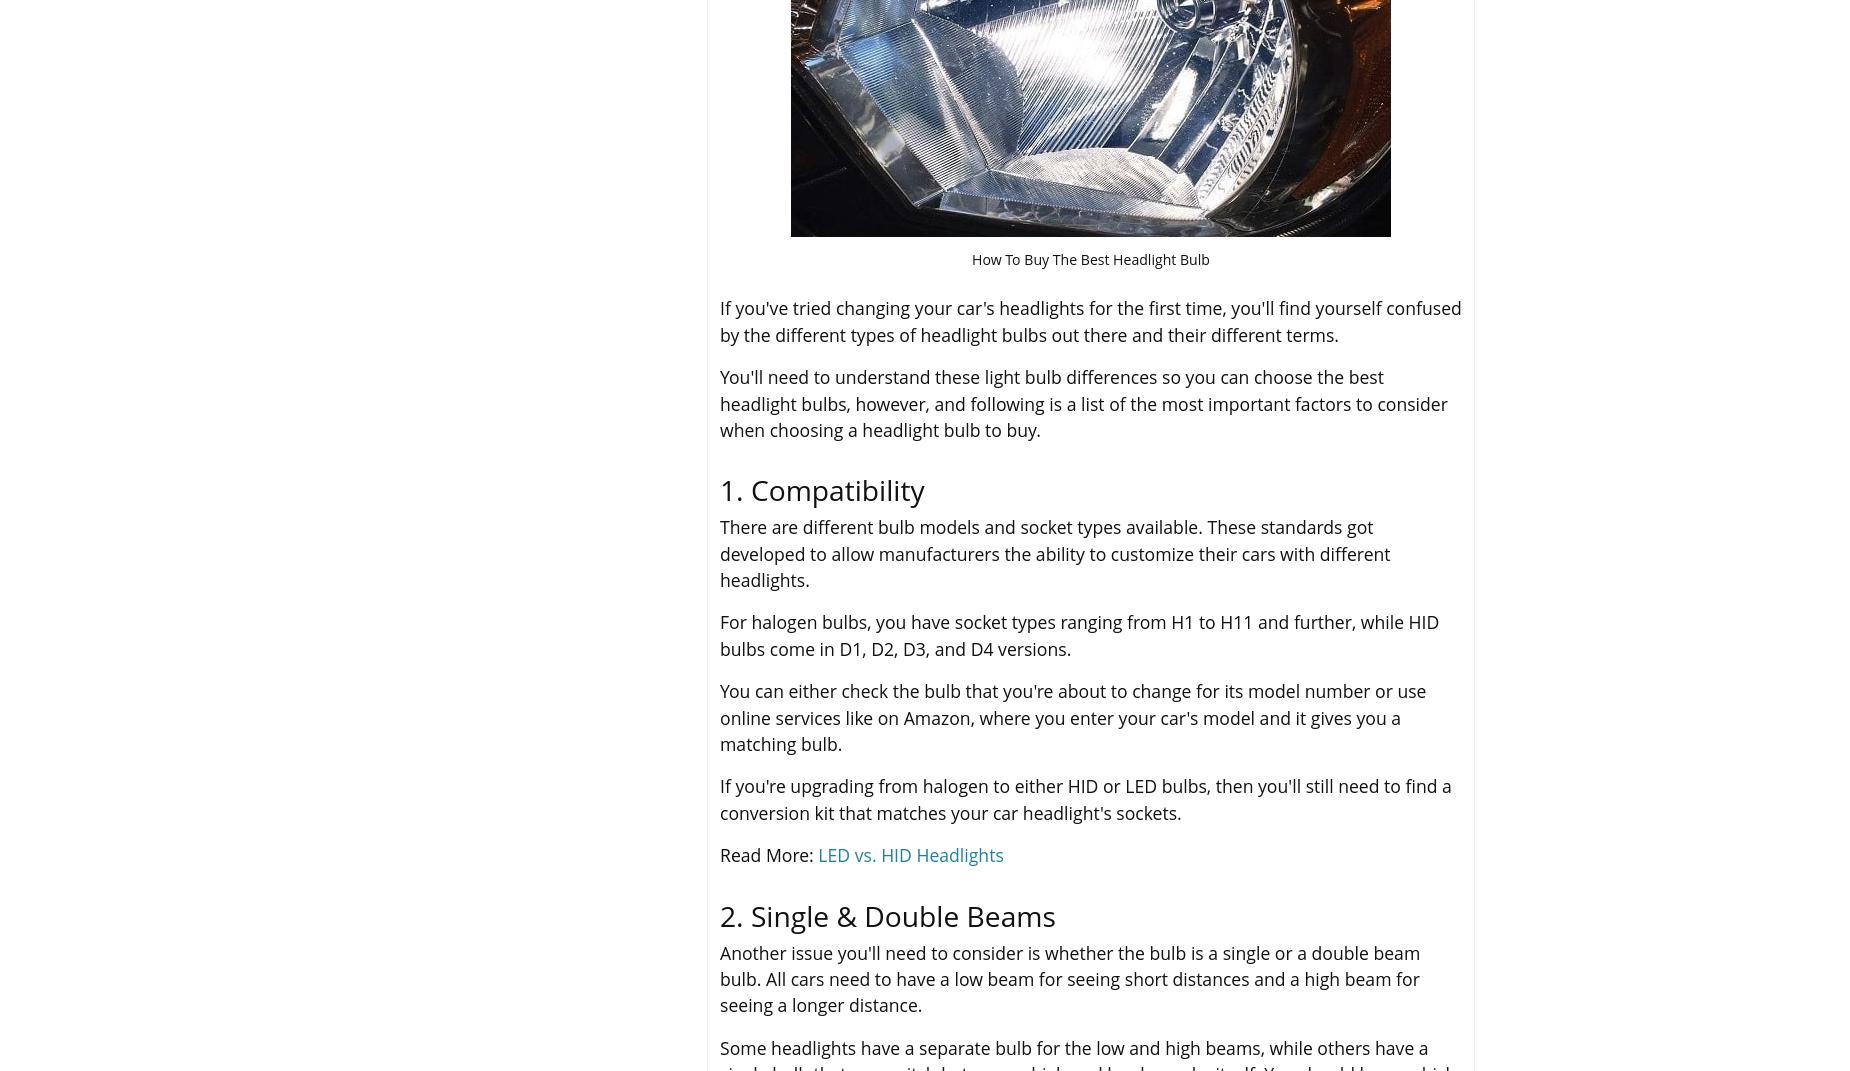 This screenshot has height=1071, width=1850. Describe the element at coordinates (1054, 553) in the screenshot. I see `'There are different bulb models and socket types available. These standards got developed to allow manufacturers the ability to customize their cars with different headlights.'` at that location.